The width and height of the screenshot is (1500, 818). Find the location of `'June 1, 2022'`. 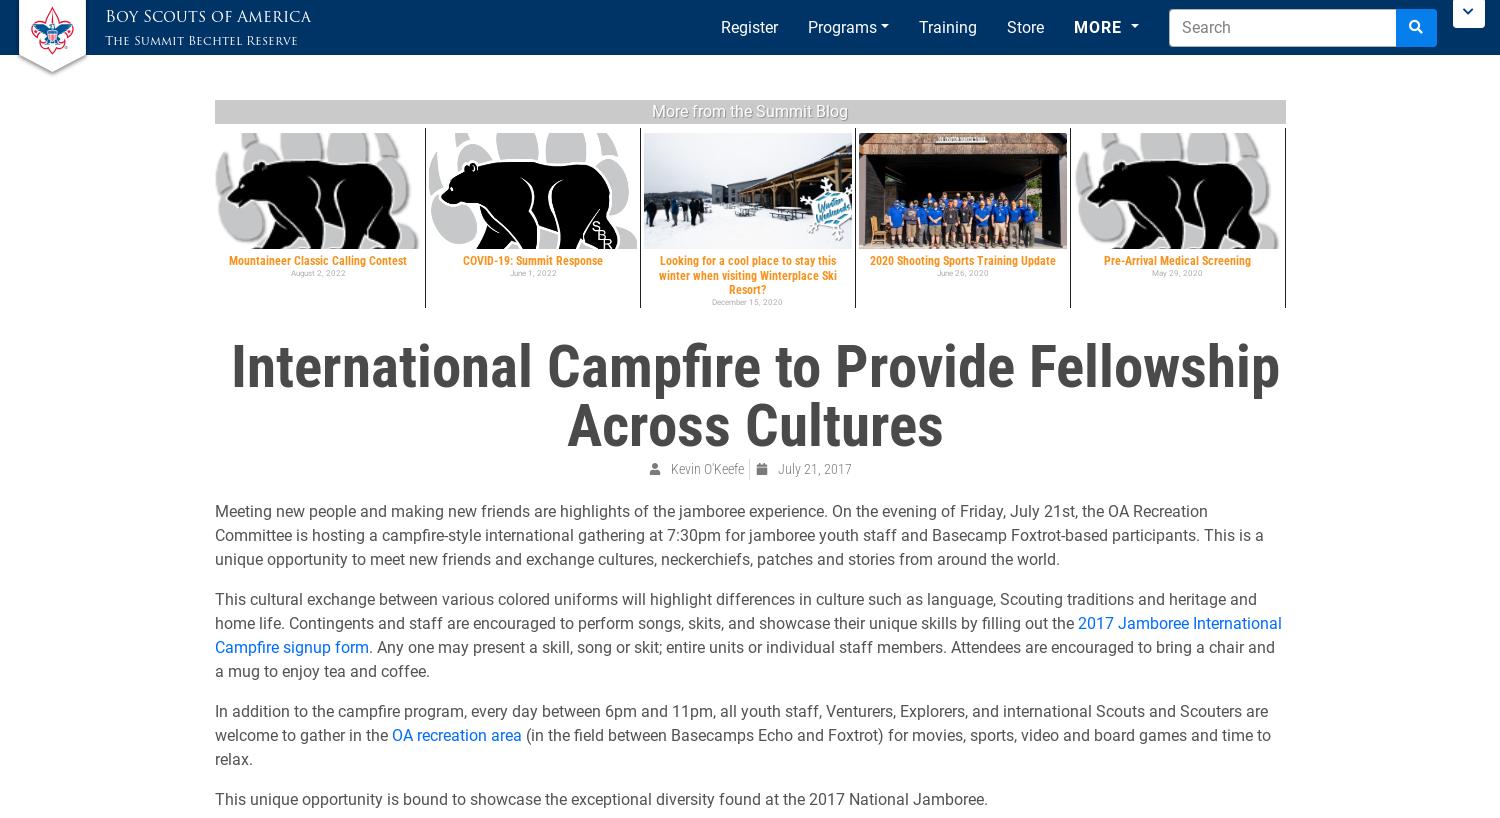

'June 1, 2022' is located at coordinates (532, 272).